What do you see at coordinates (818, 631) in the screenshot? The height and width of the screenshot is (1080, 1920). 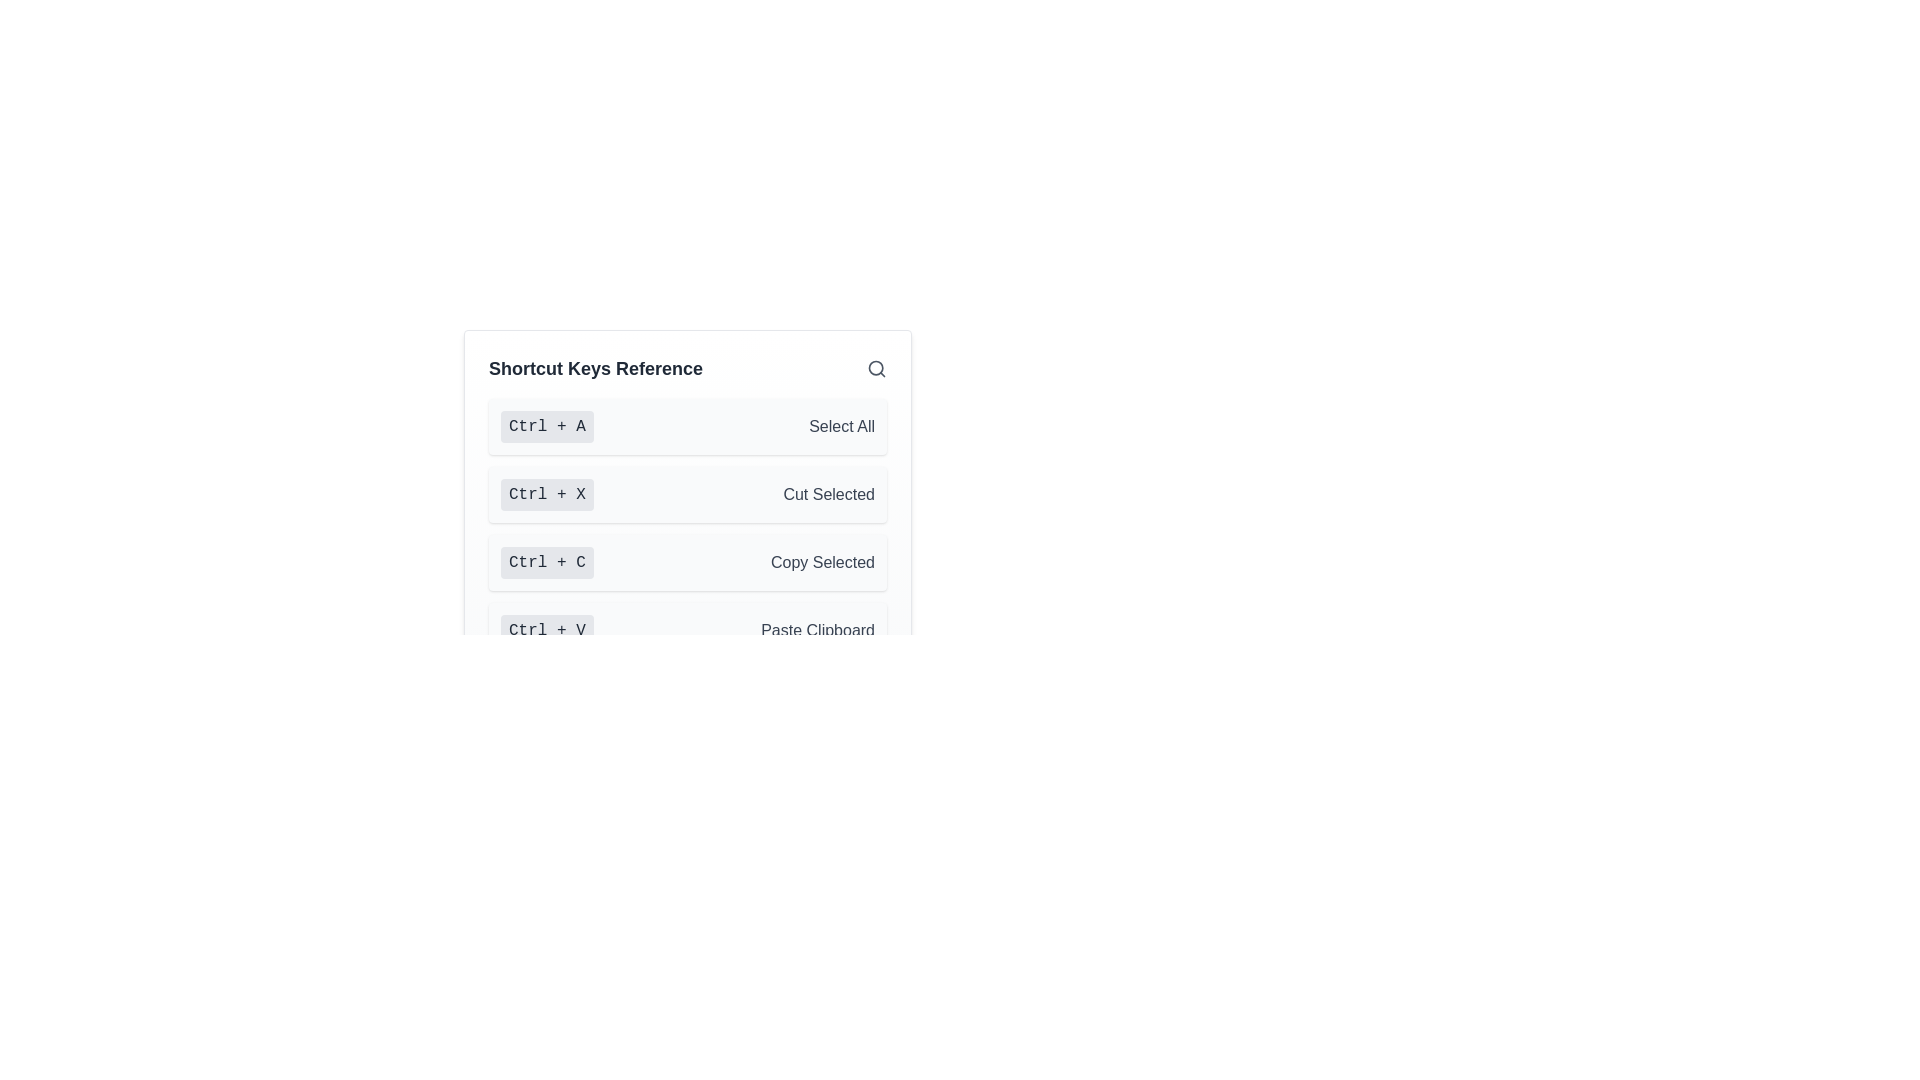 I see `the Text Label that signifies the action associated with 'Ctrl + V', indicating the paste command` at bounding box center [818, 631].